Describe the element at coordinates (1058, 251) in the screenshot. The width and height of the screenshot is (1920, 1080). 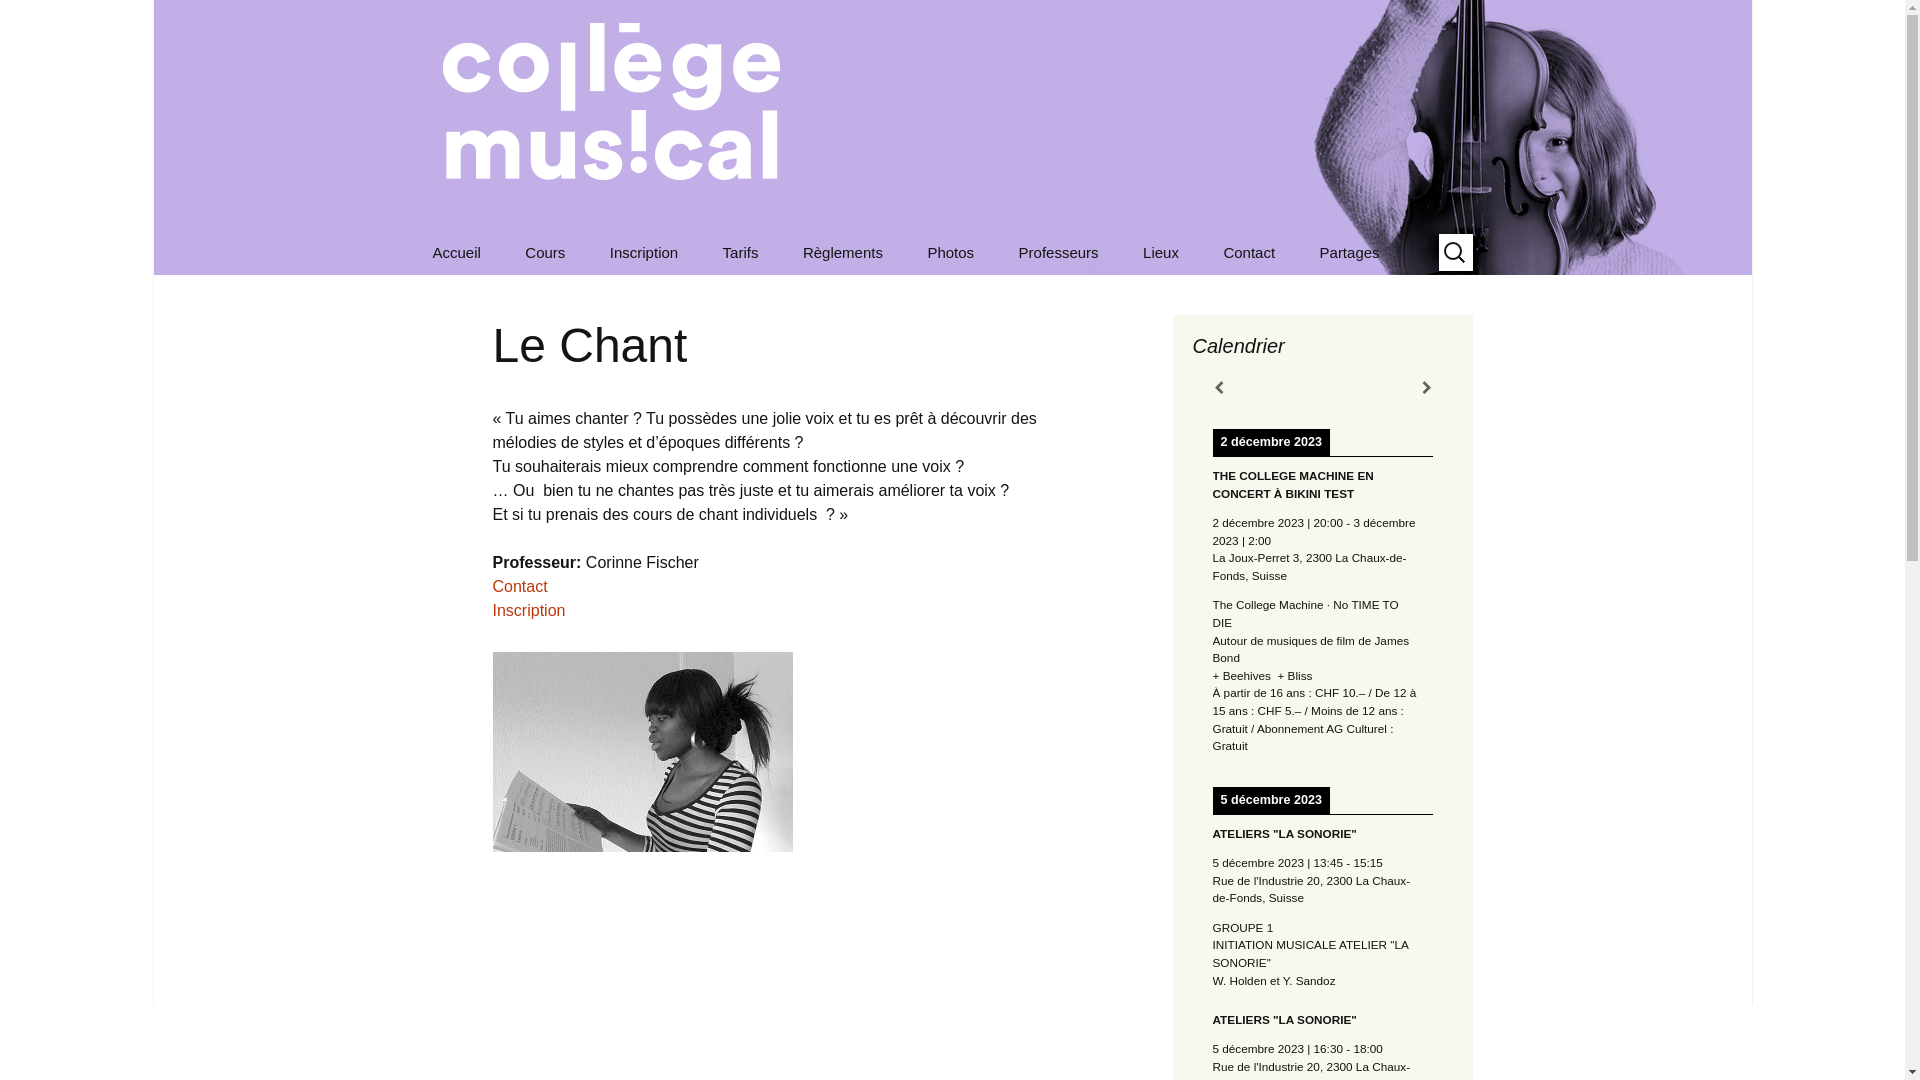
I see `'Professeurs'` at that location.